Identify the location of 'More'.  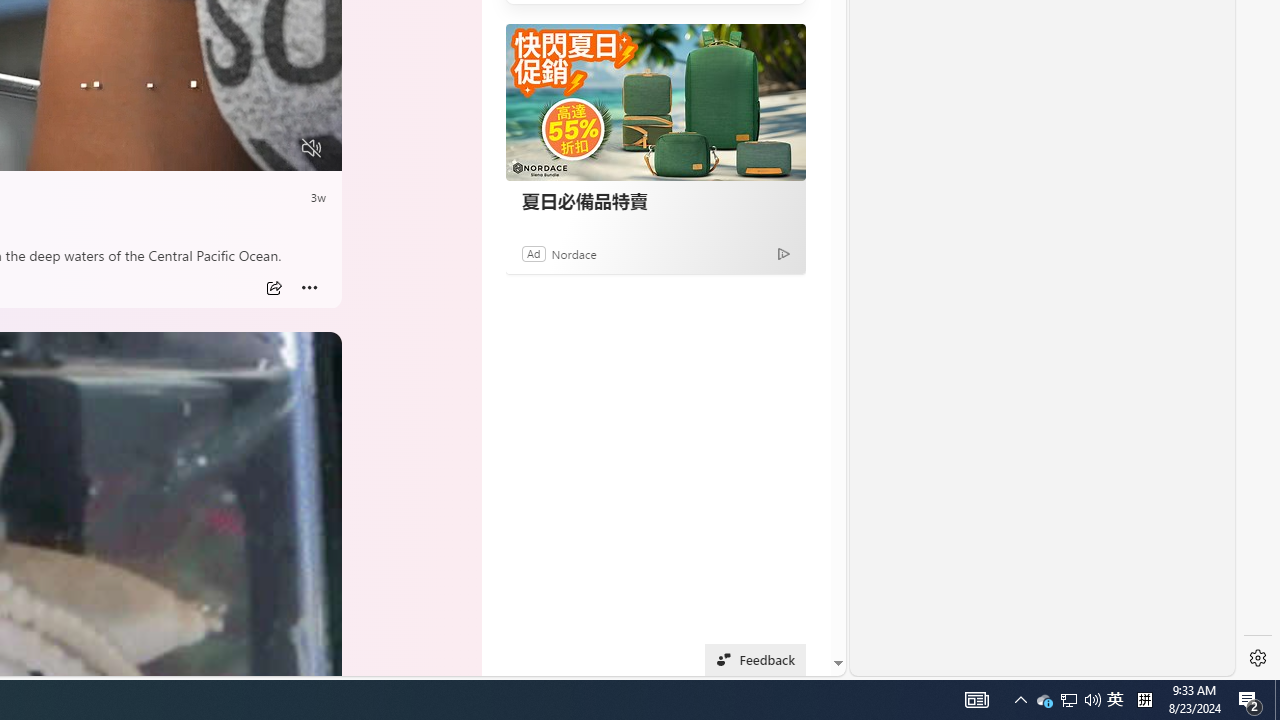
(309, 288).